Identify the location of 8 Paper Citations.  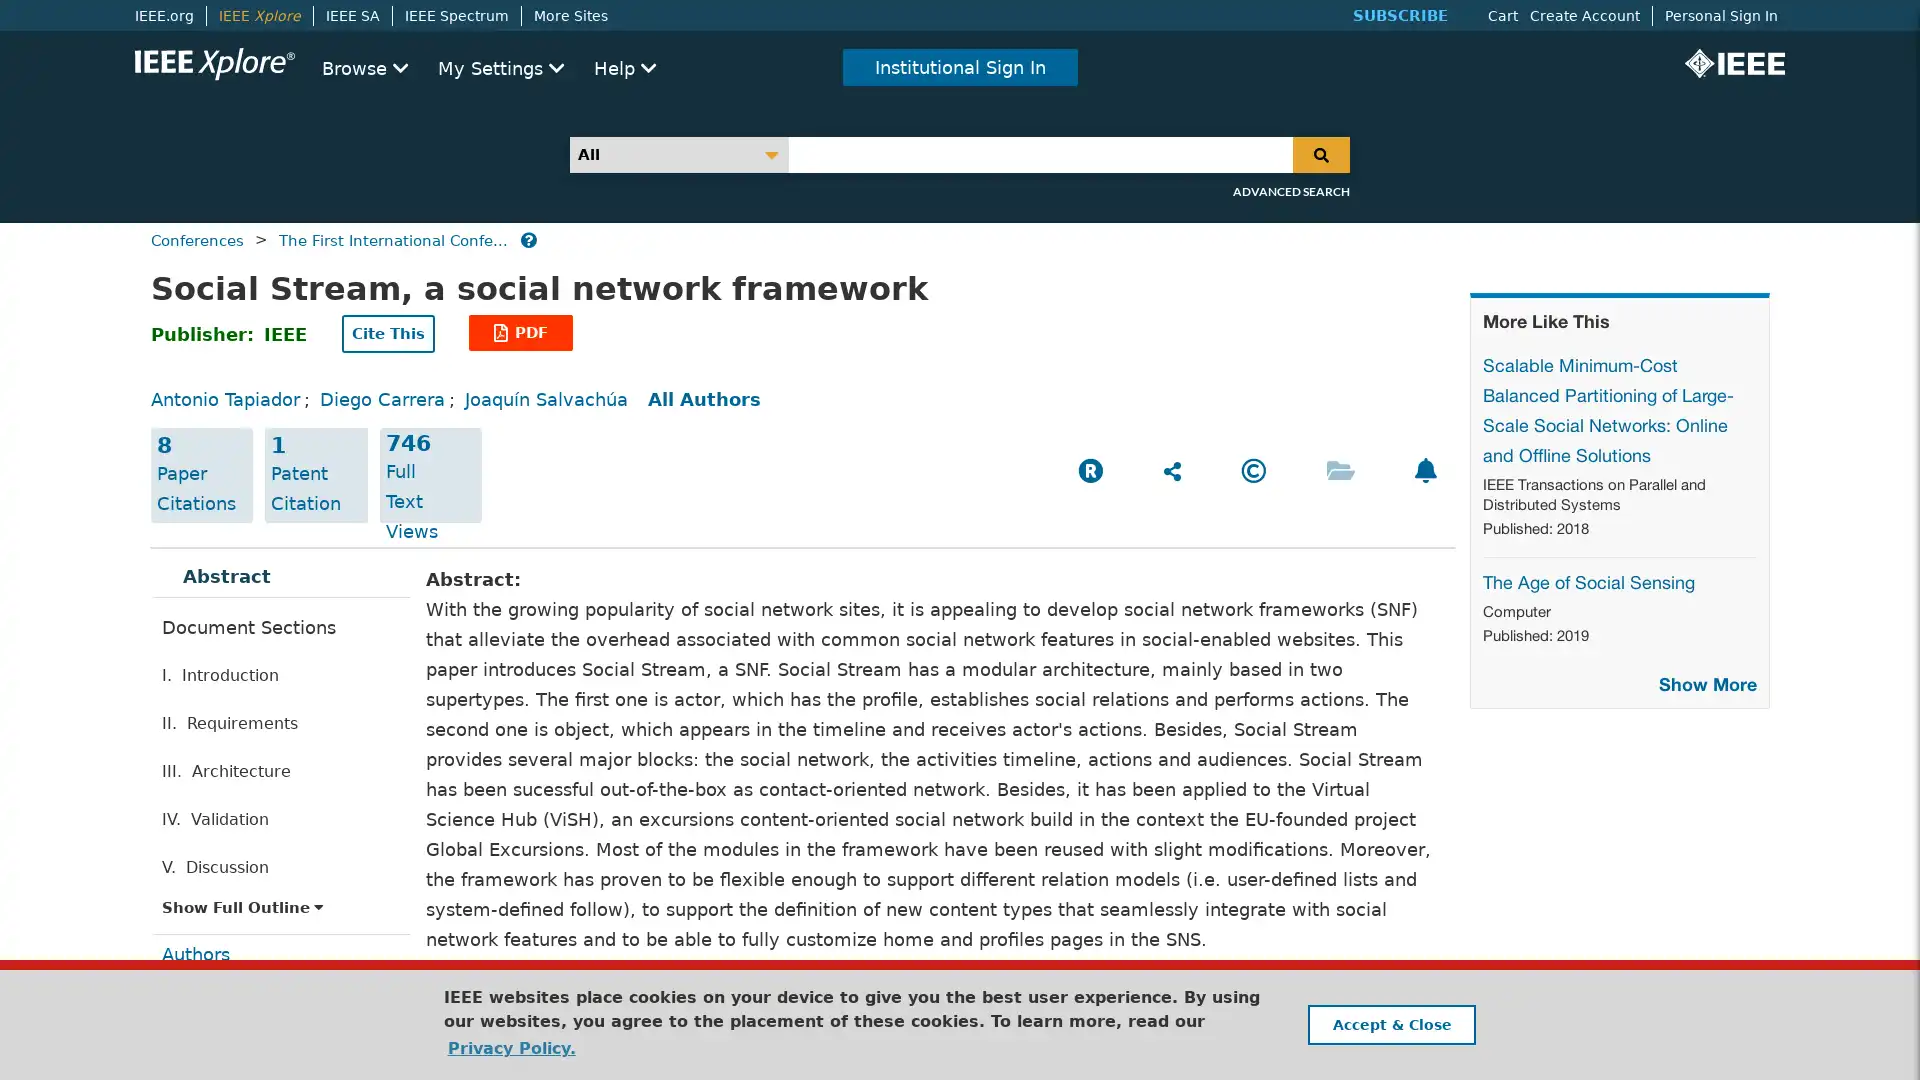
(201, 475).